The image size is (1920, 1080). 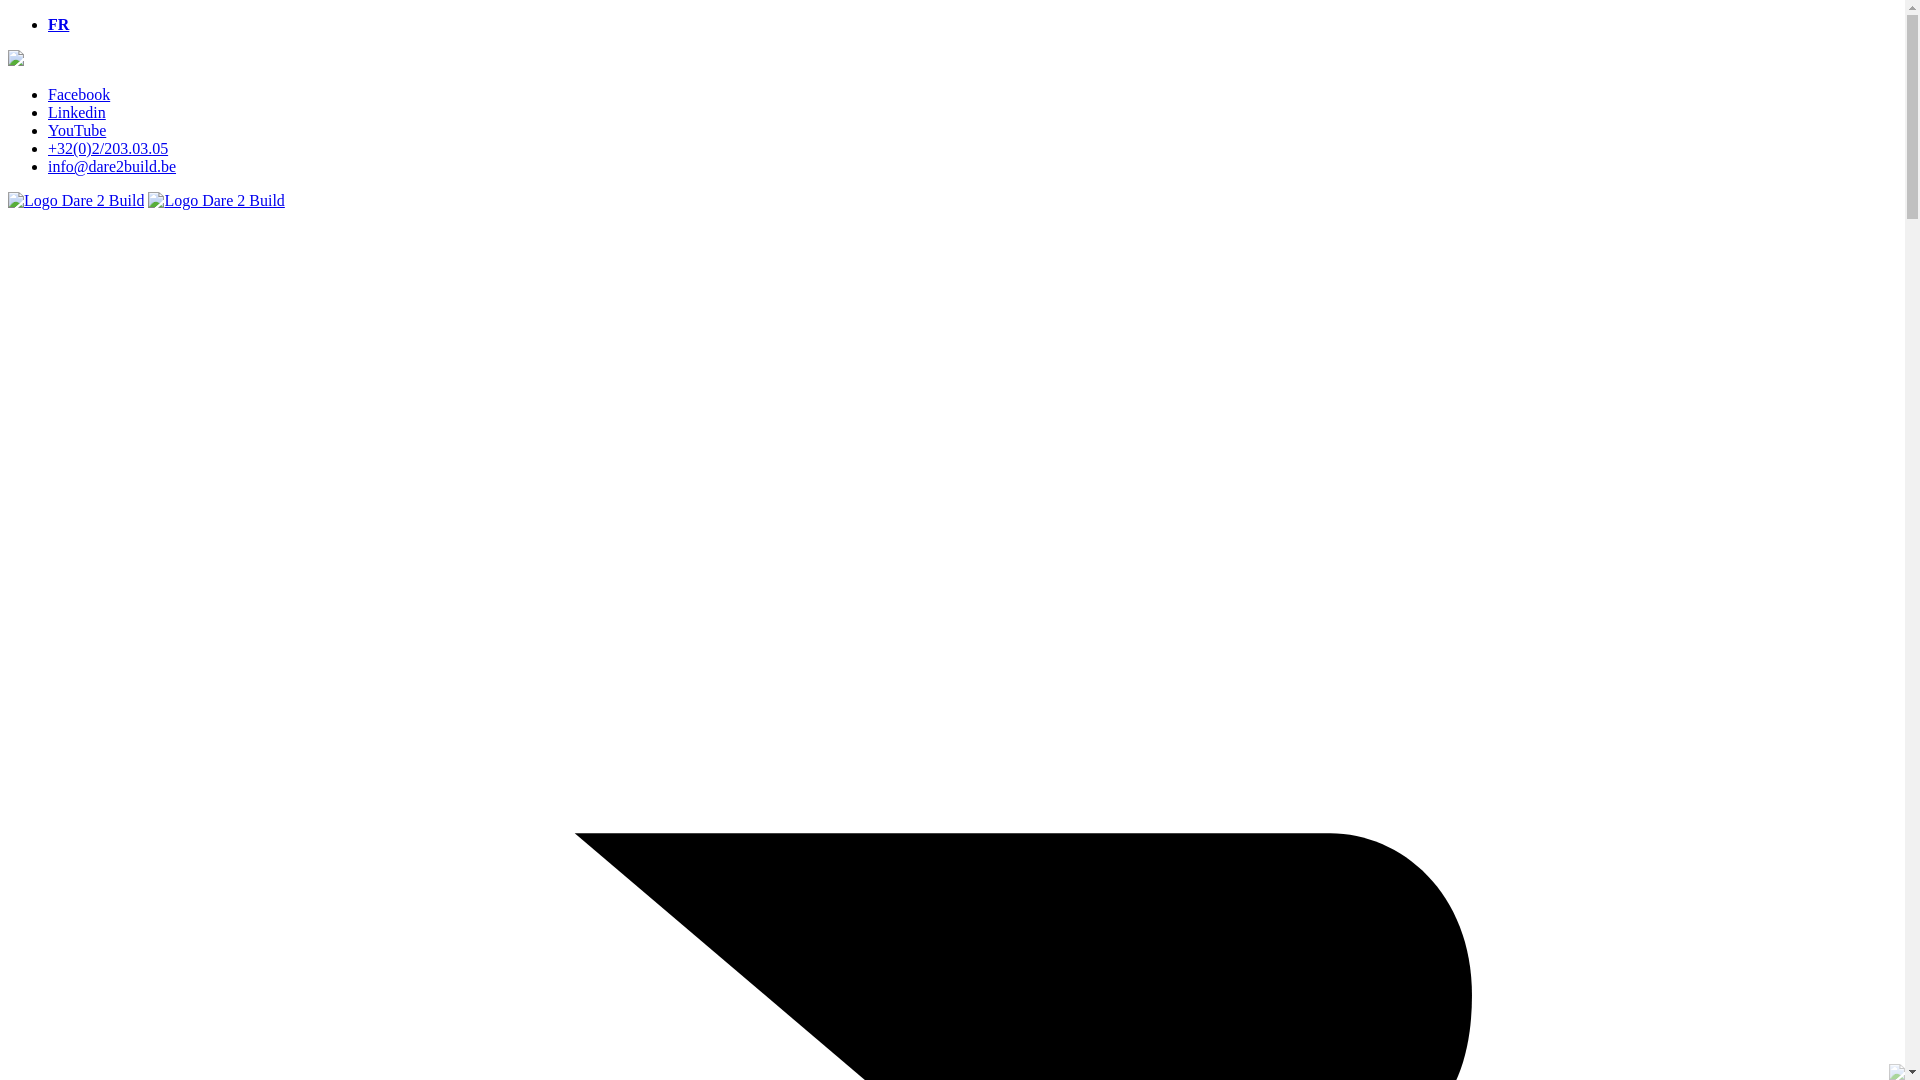 I want to click on 'Facebook', so click(x=78, y=94).